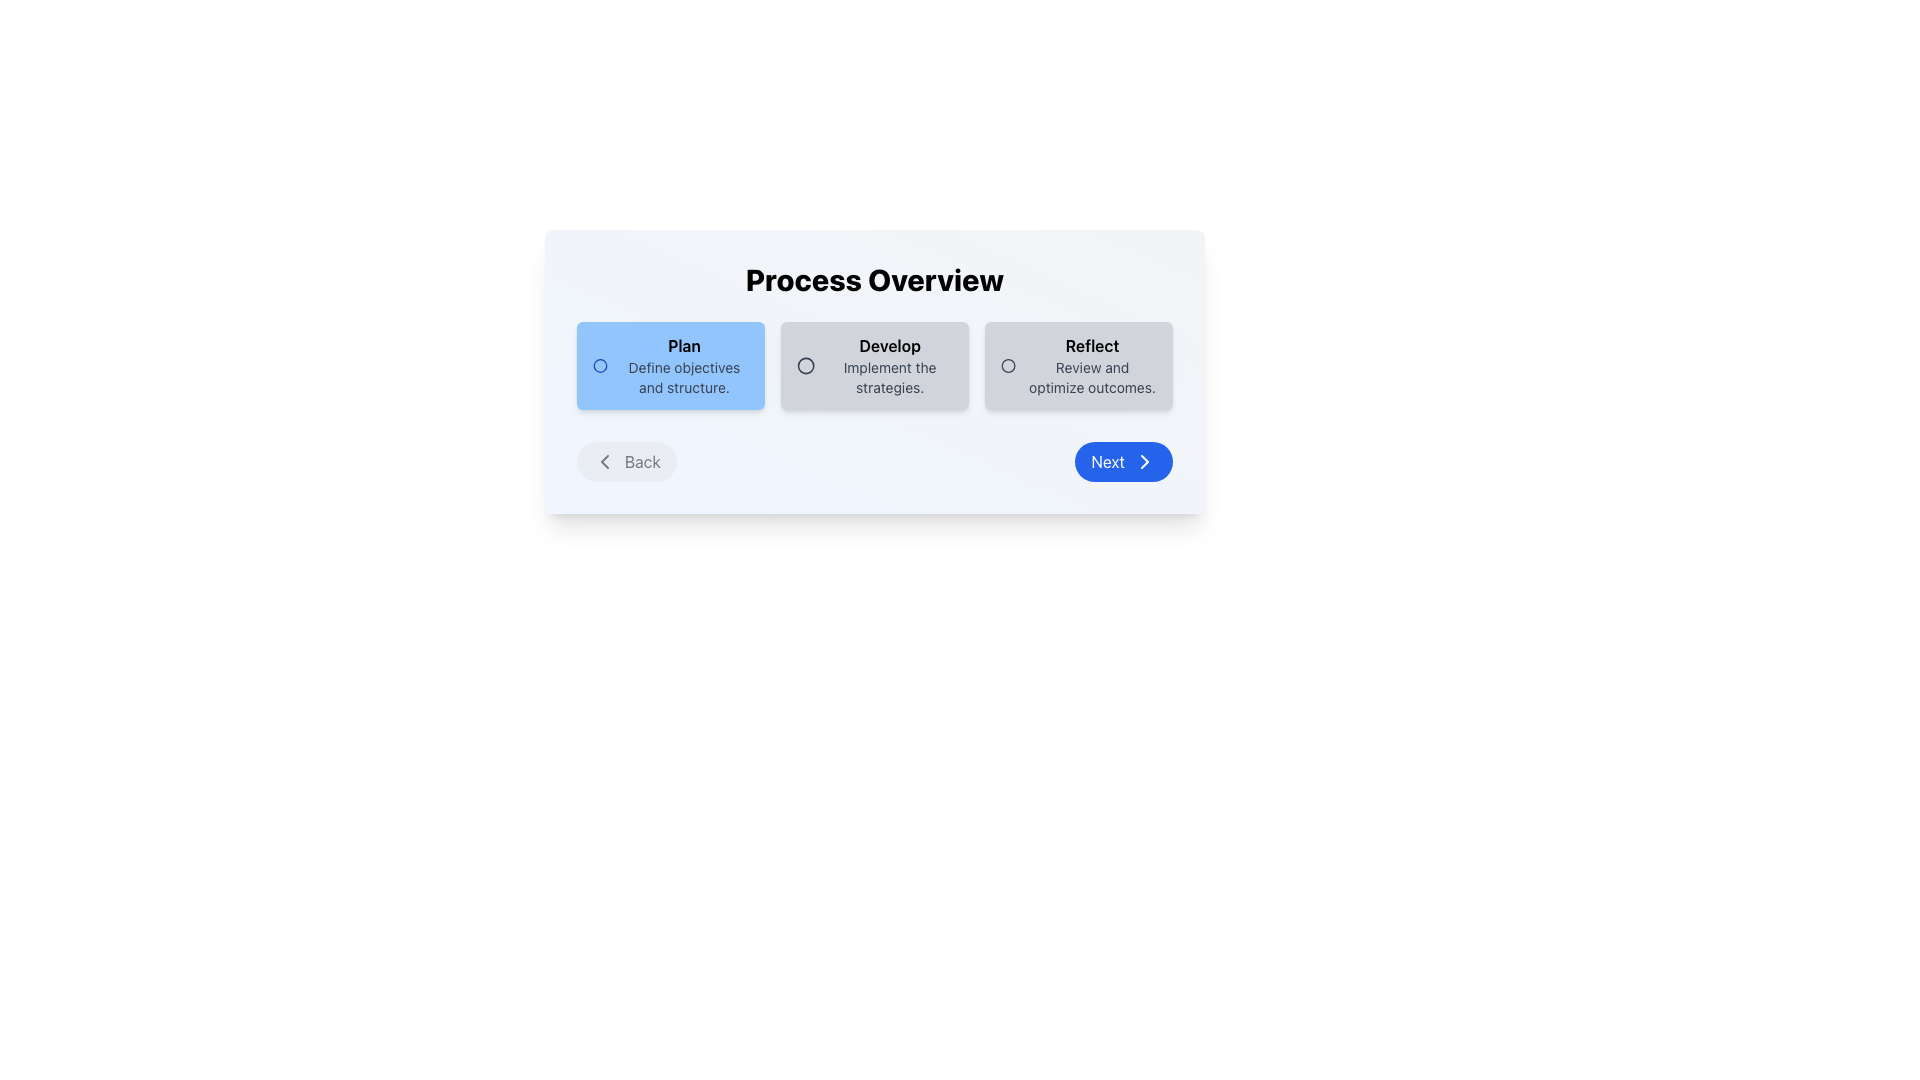 This screenshot has height=1080, width=1920. What do you see at coordinates (1078, 366) in the screenshot?
I see `the 'Reflect' button` at bounding box center [1078, 366].